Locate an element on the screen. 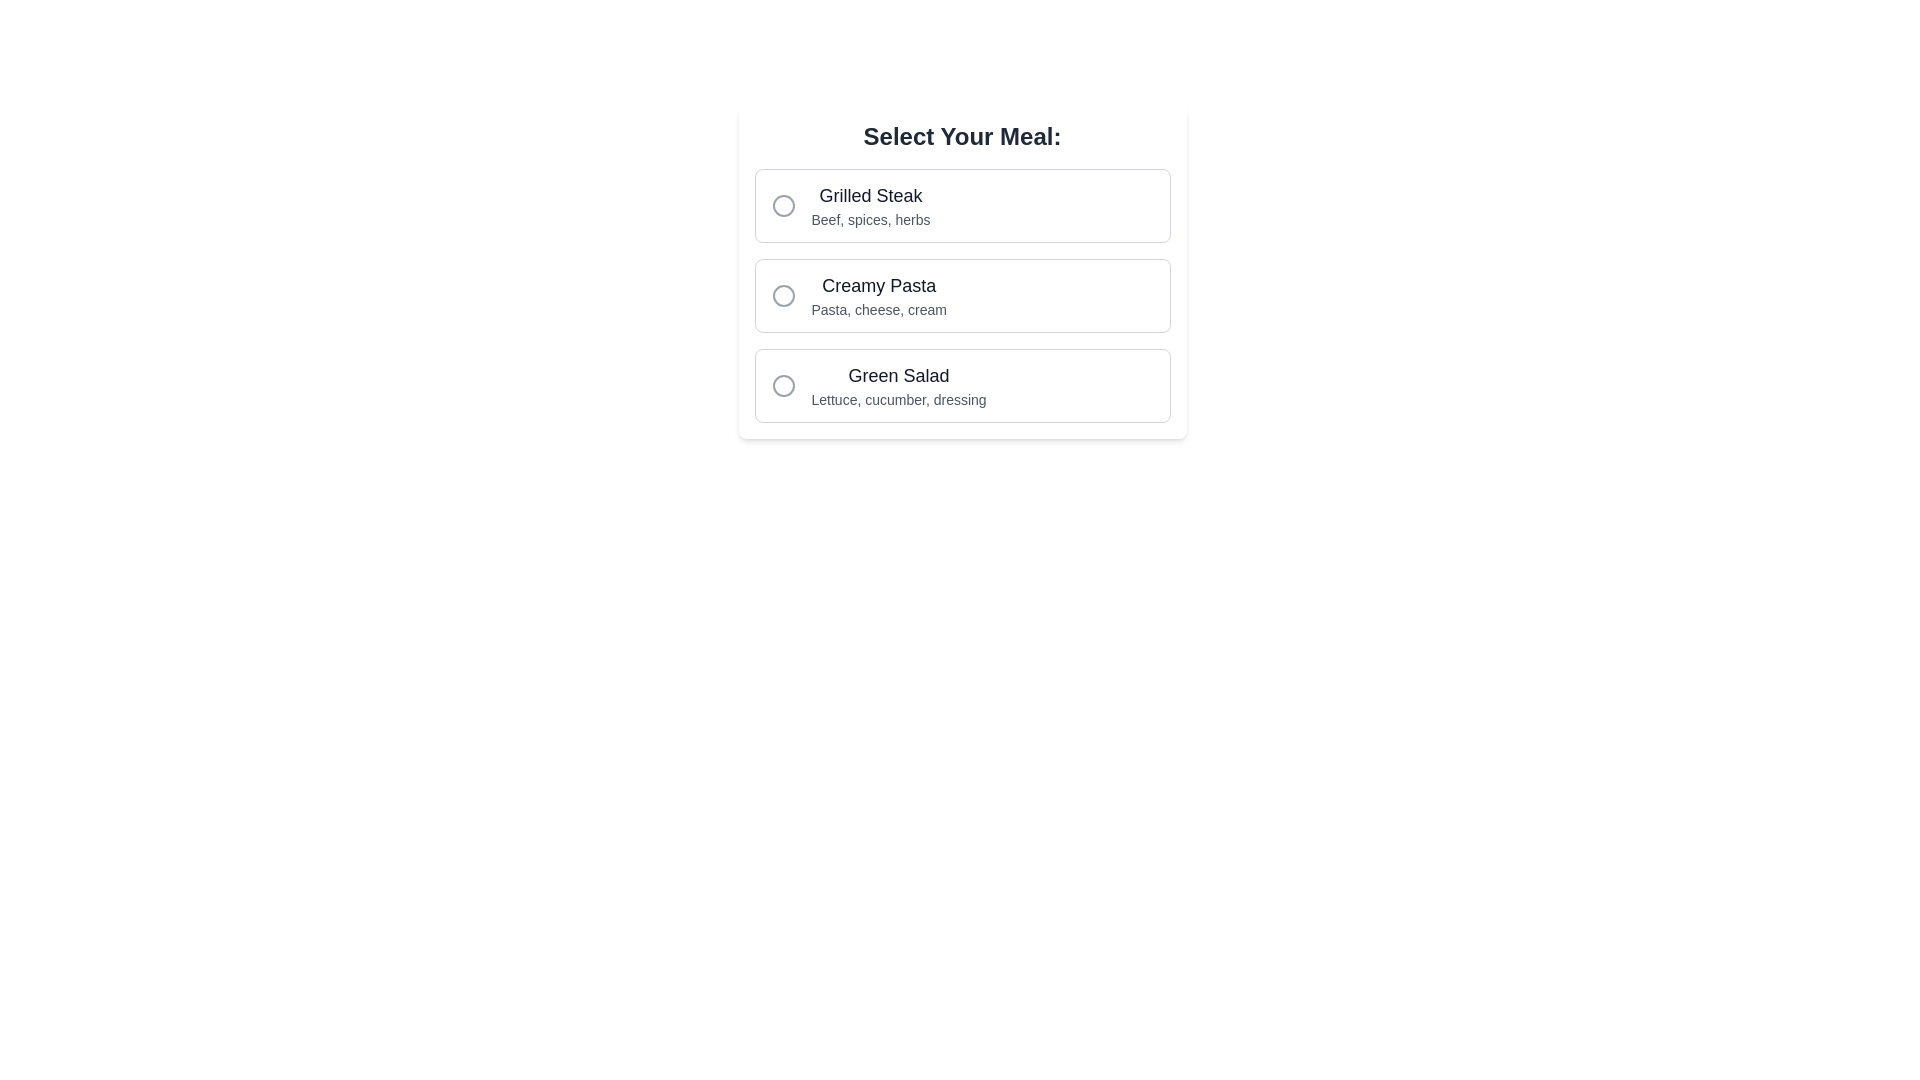 This screenshot has width=1920, height=1080. the label displaying 'Pasta, cheese, cream' positioned beneath the heading 'Creamy Pasta' in the middle choice of the three-choice group under 'Select Your Meal' is located at coordinates (879, 309).